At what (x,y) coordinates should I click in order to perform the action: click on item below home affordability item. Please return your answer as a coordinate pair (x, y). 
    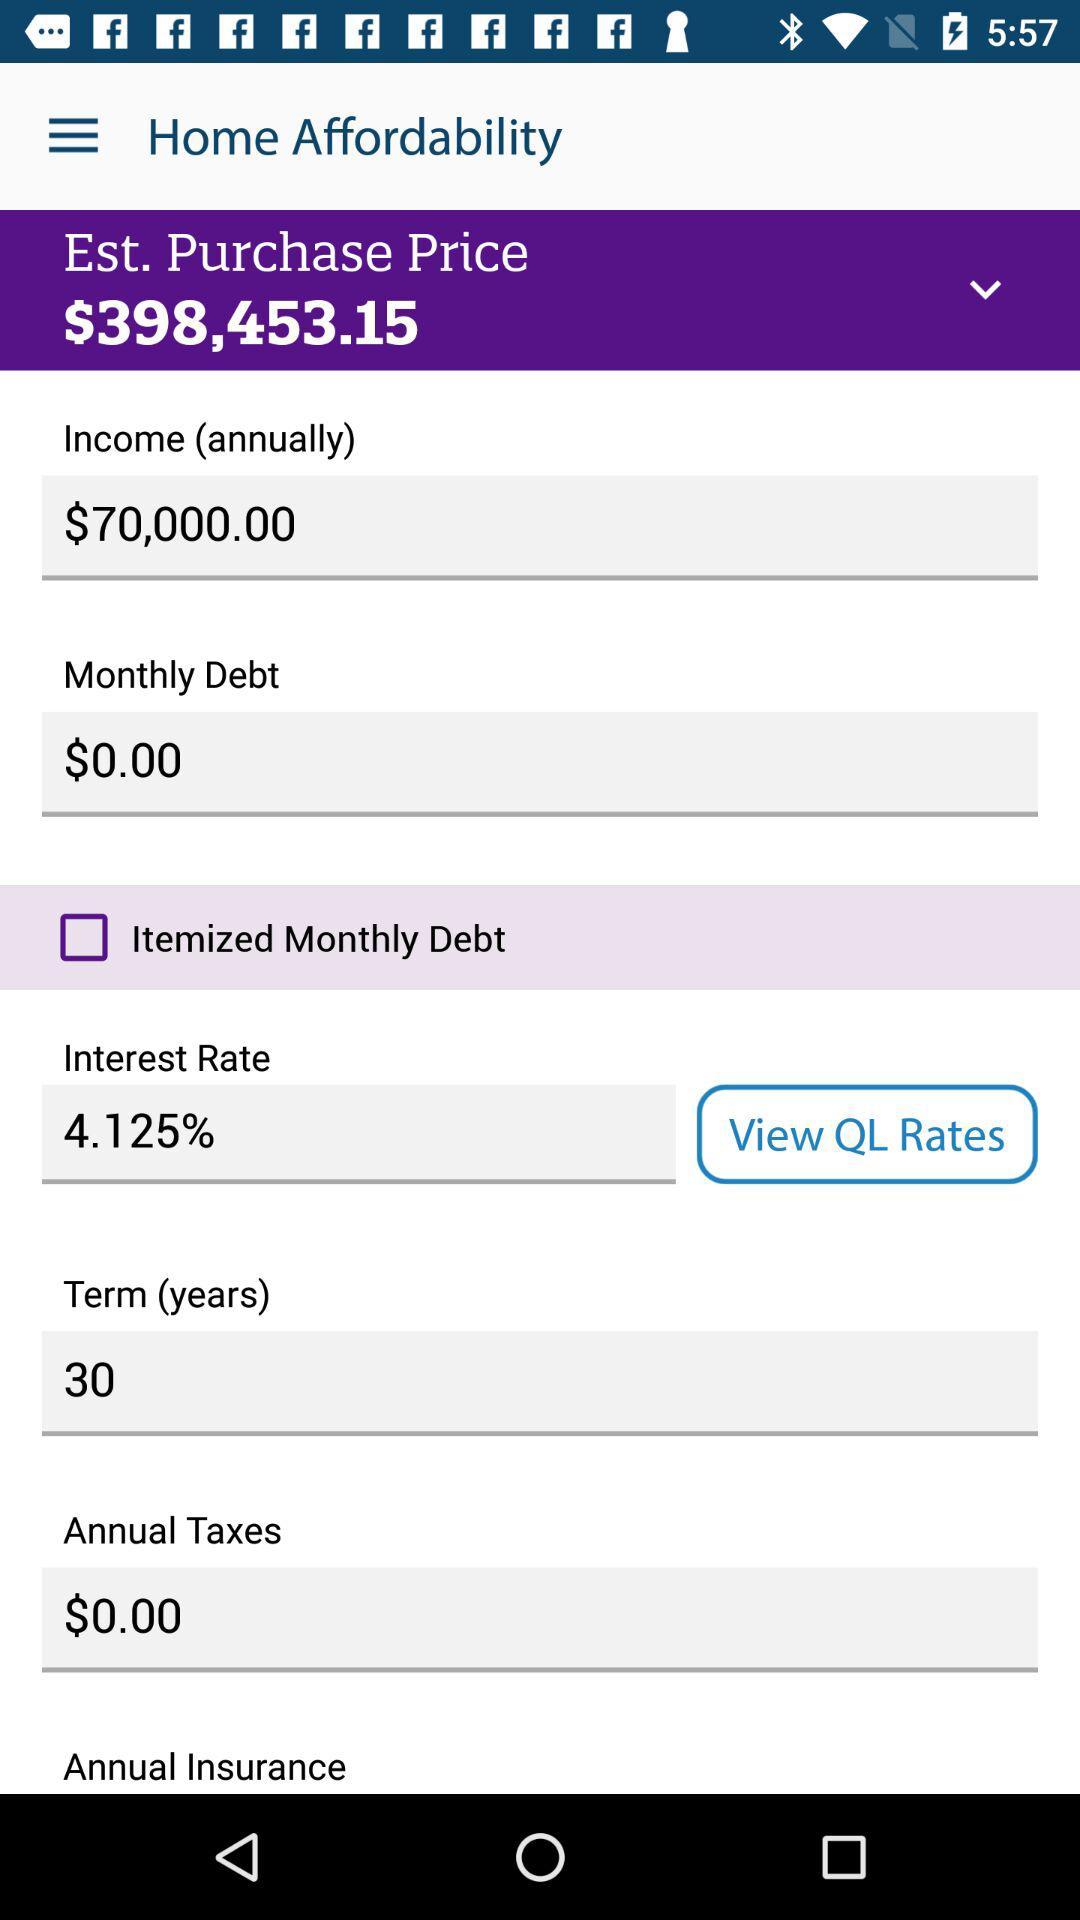
    Looking at the image, I should click on (984, 289).